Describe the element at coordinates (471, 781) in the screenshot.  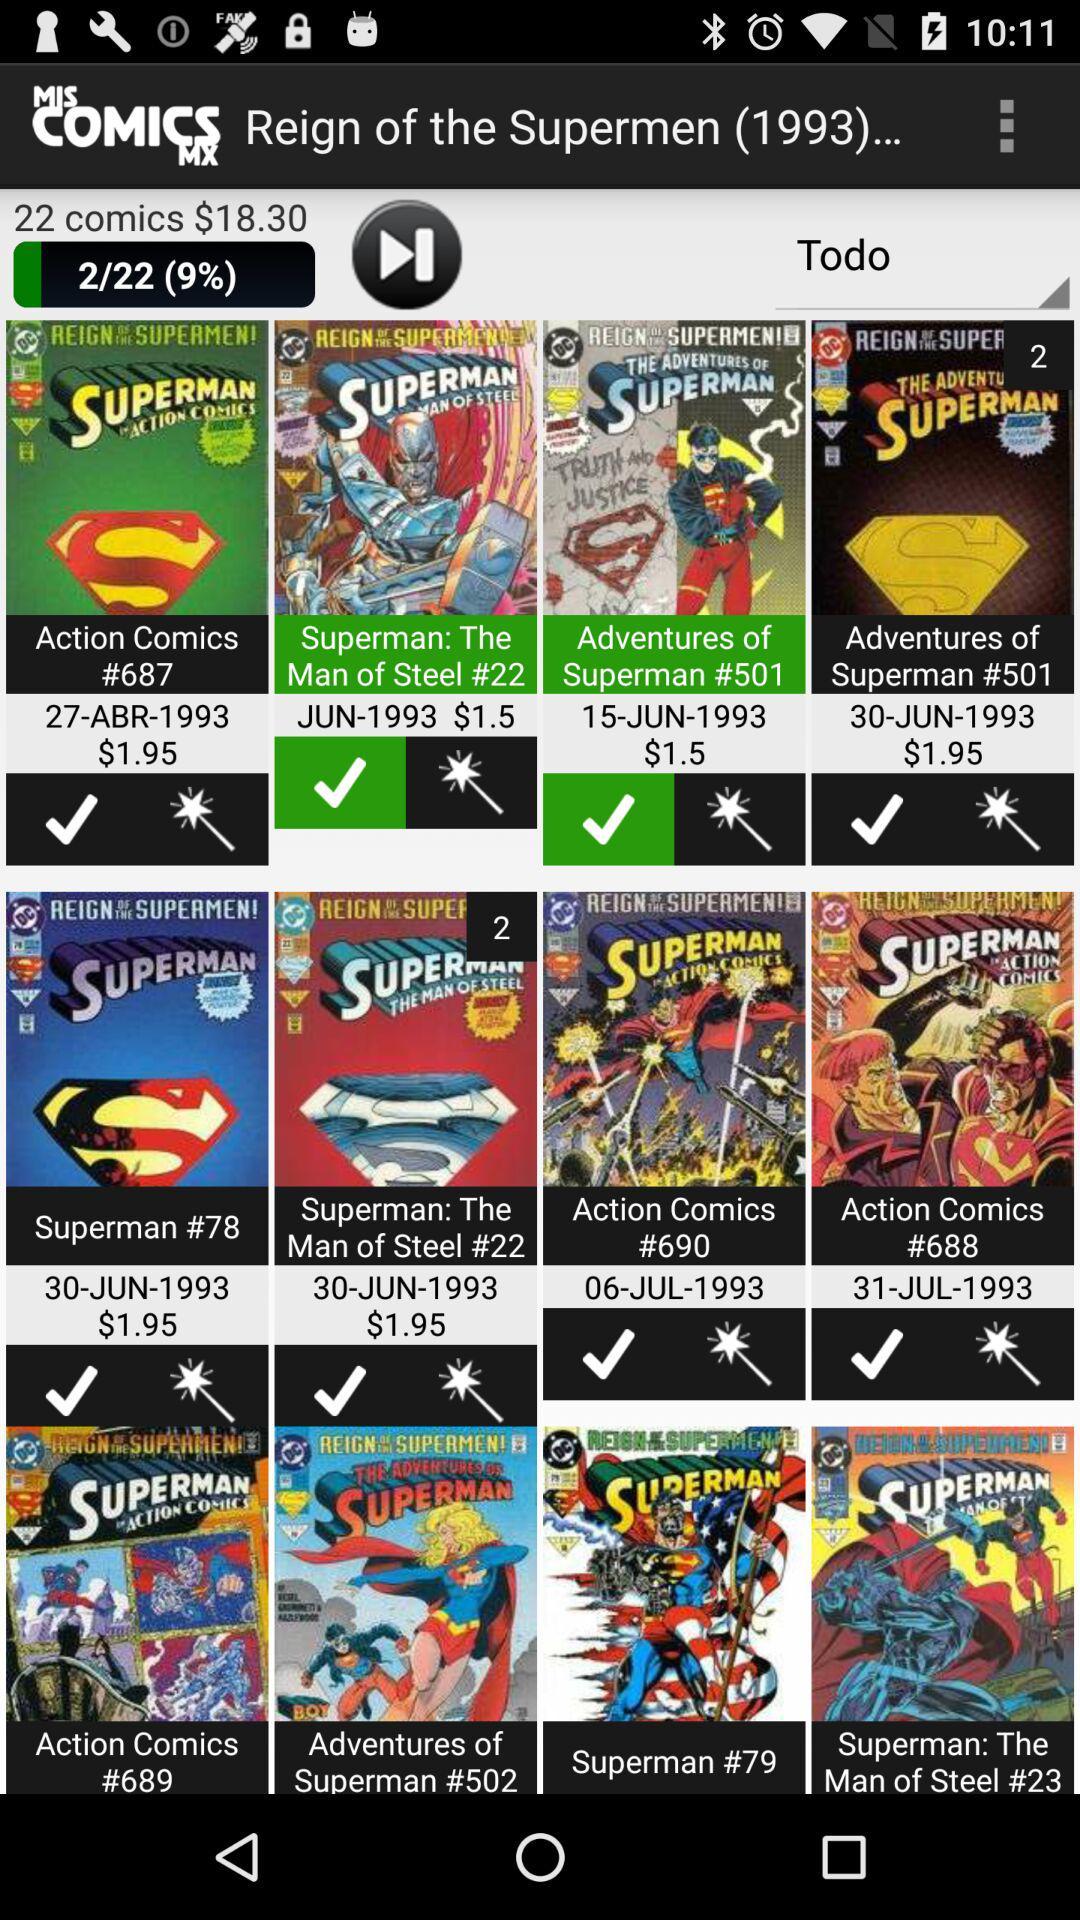
I see `to wishlist` at that location.